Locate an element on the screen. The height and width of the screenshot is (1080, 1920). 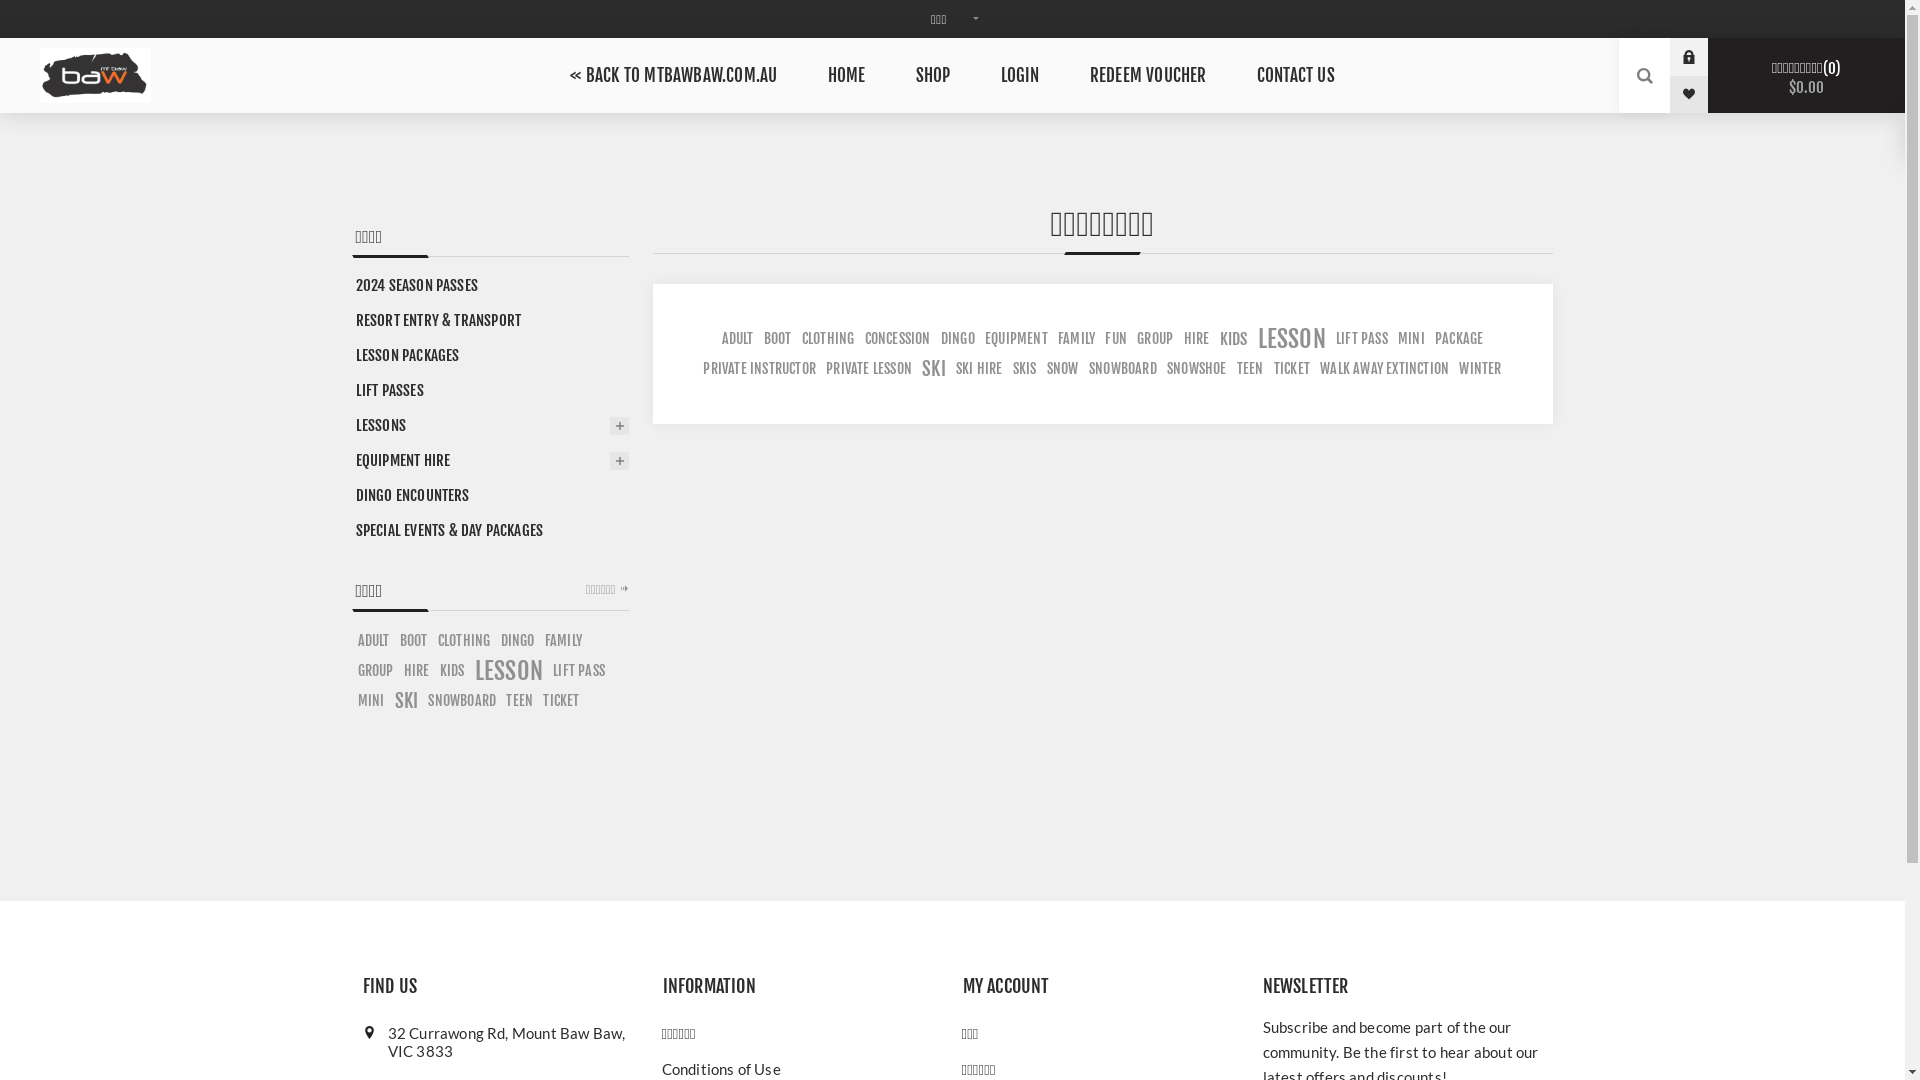
'CONCESSION' is located at coordinates (896, 338).